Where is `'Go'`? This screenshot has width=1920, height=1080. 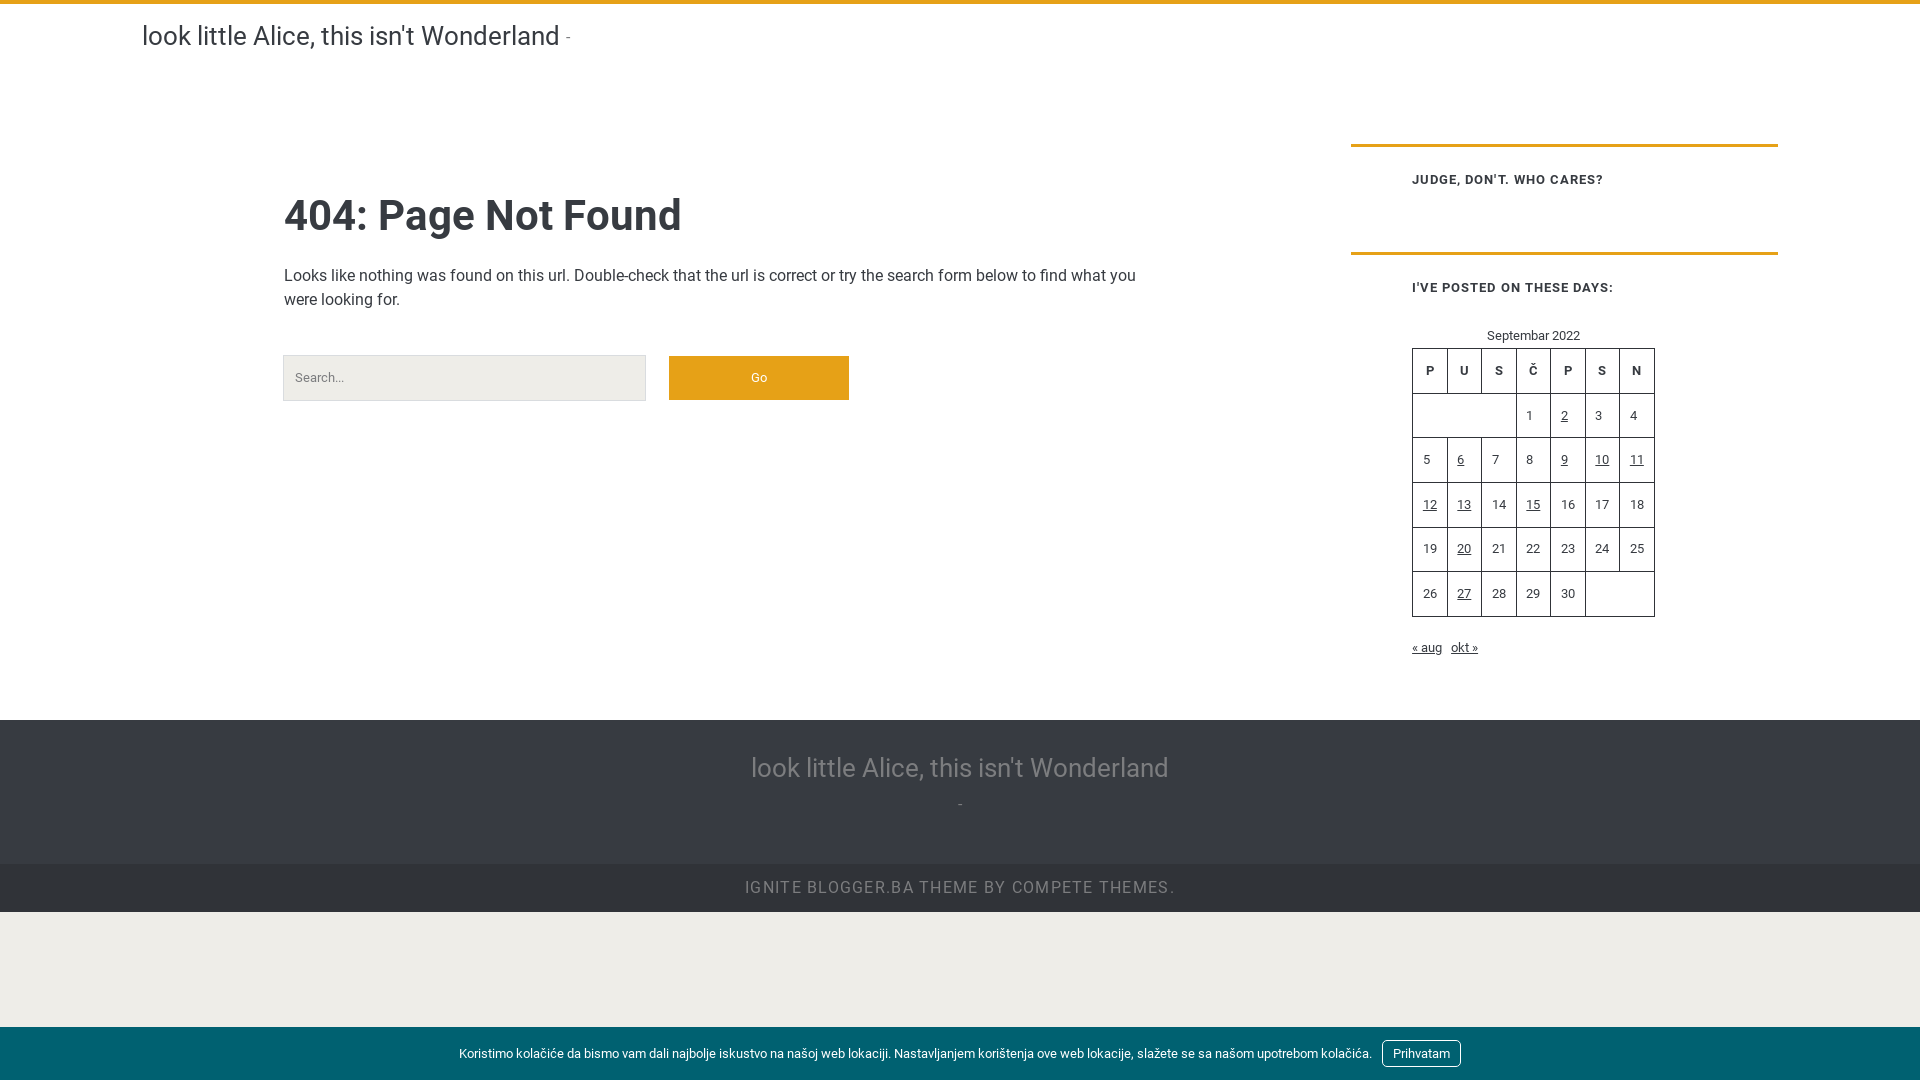
'Go' is located at coordinates (757, 378).